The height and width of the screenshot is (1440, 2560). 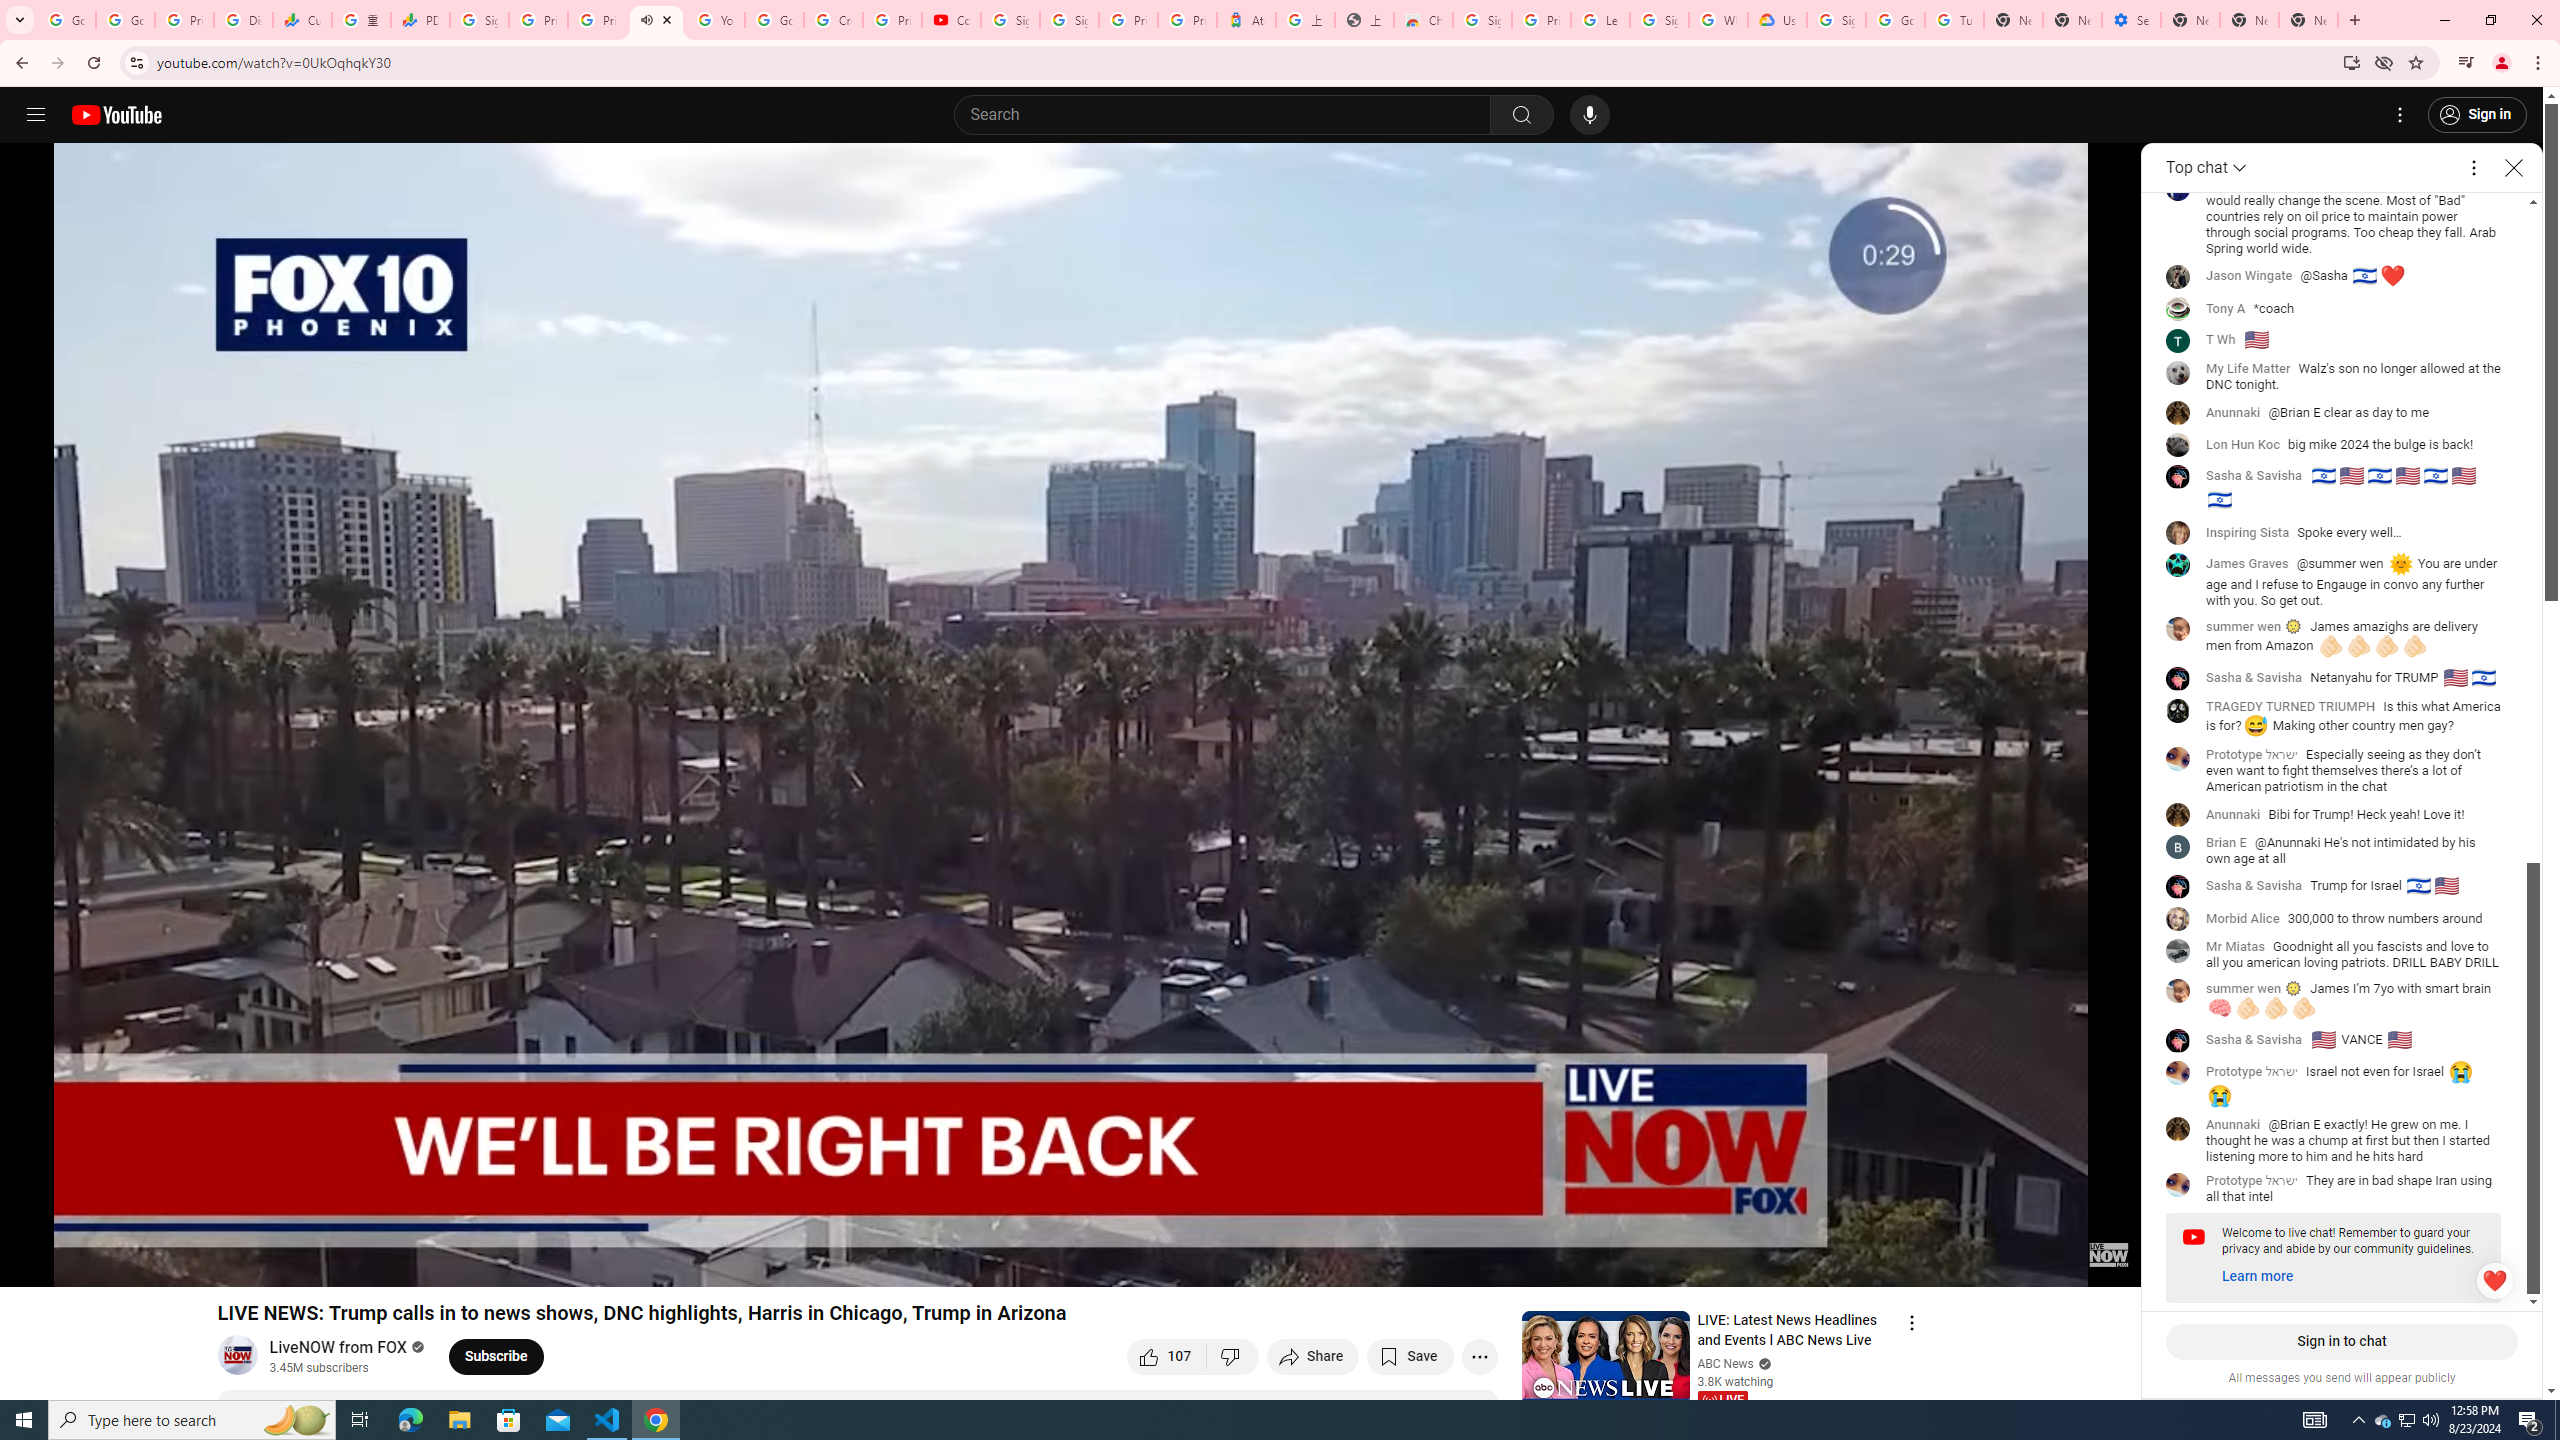 I want to click on 'Google Workspace Admin Community', so click(x=65, y=19).